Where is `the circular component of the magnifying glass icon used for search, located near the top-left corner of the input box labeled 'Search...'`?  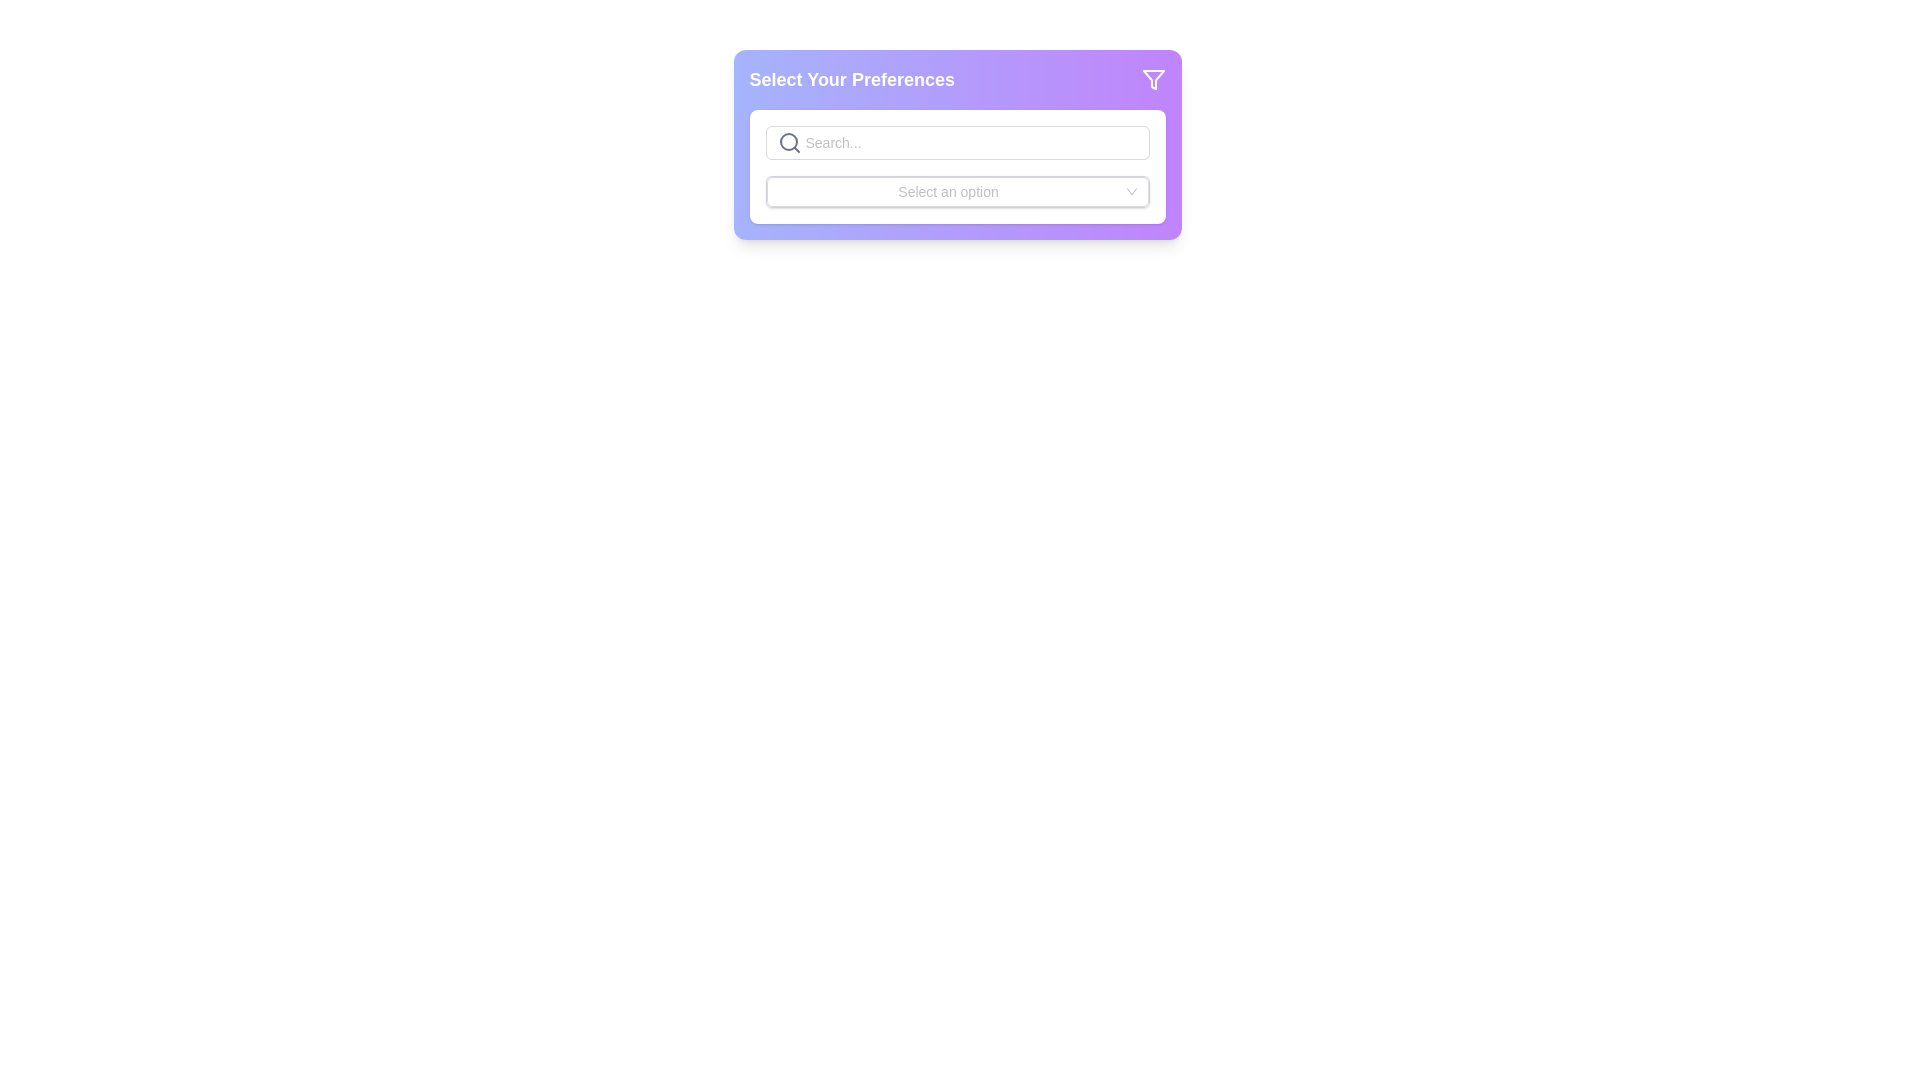 the circular component of the magnifying glass icon used for search, located near the top-left corner of the input box labeled 'Search...' is located at coordinates (787, 141).